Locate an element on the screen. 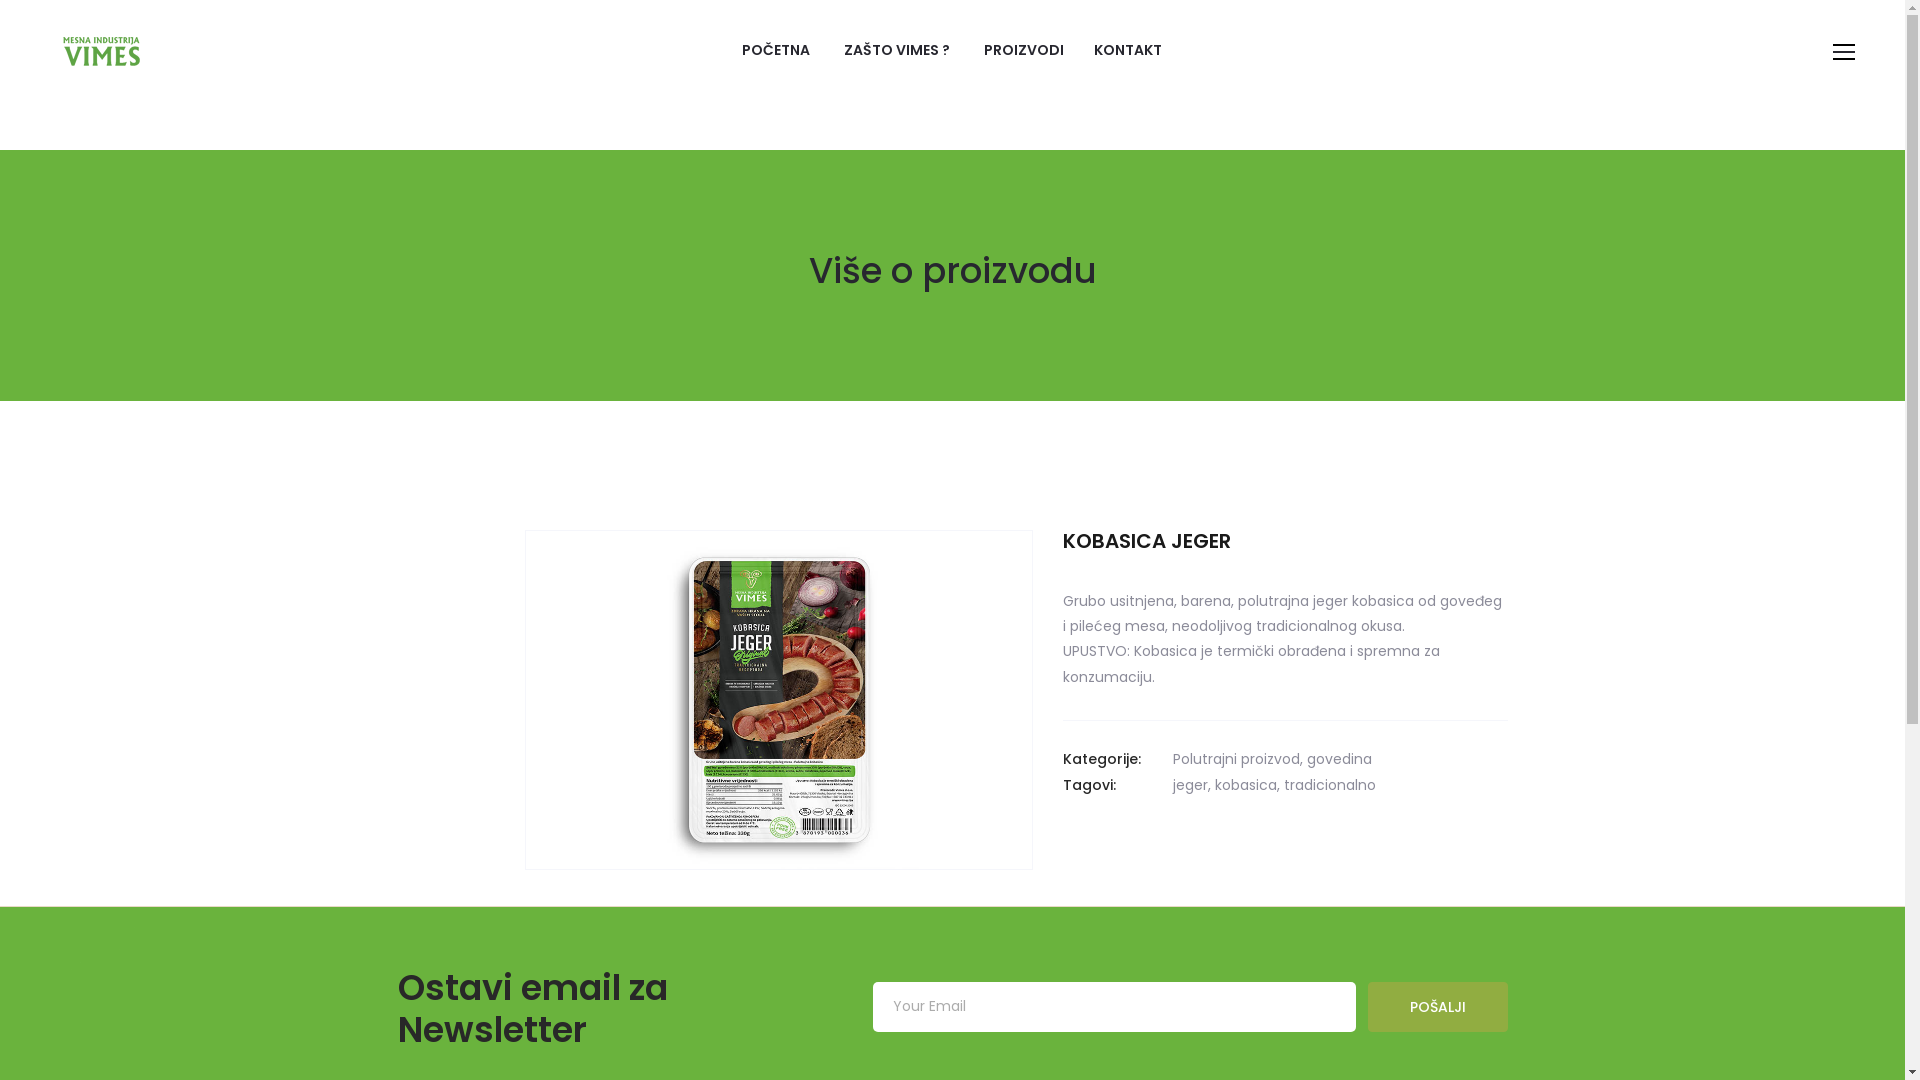 The width and height of the screenshot is (1920, 1080). 'govedina' is located at coordinates (1305, 759).